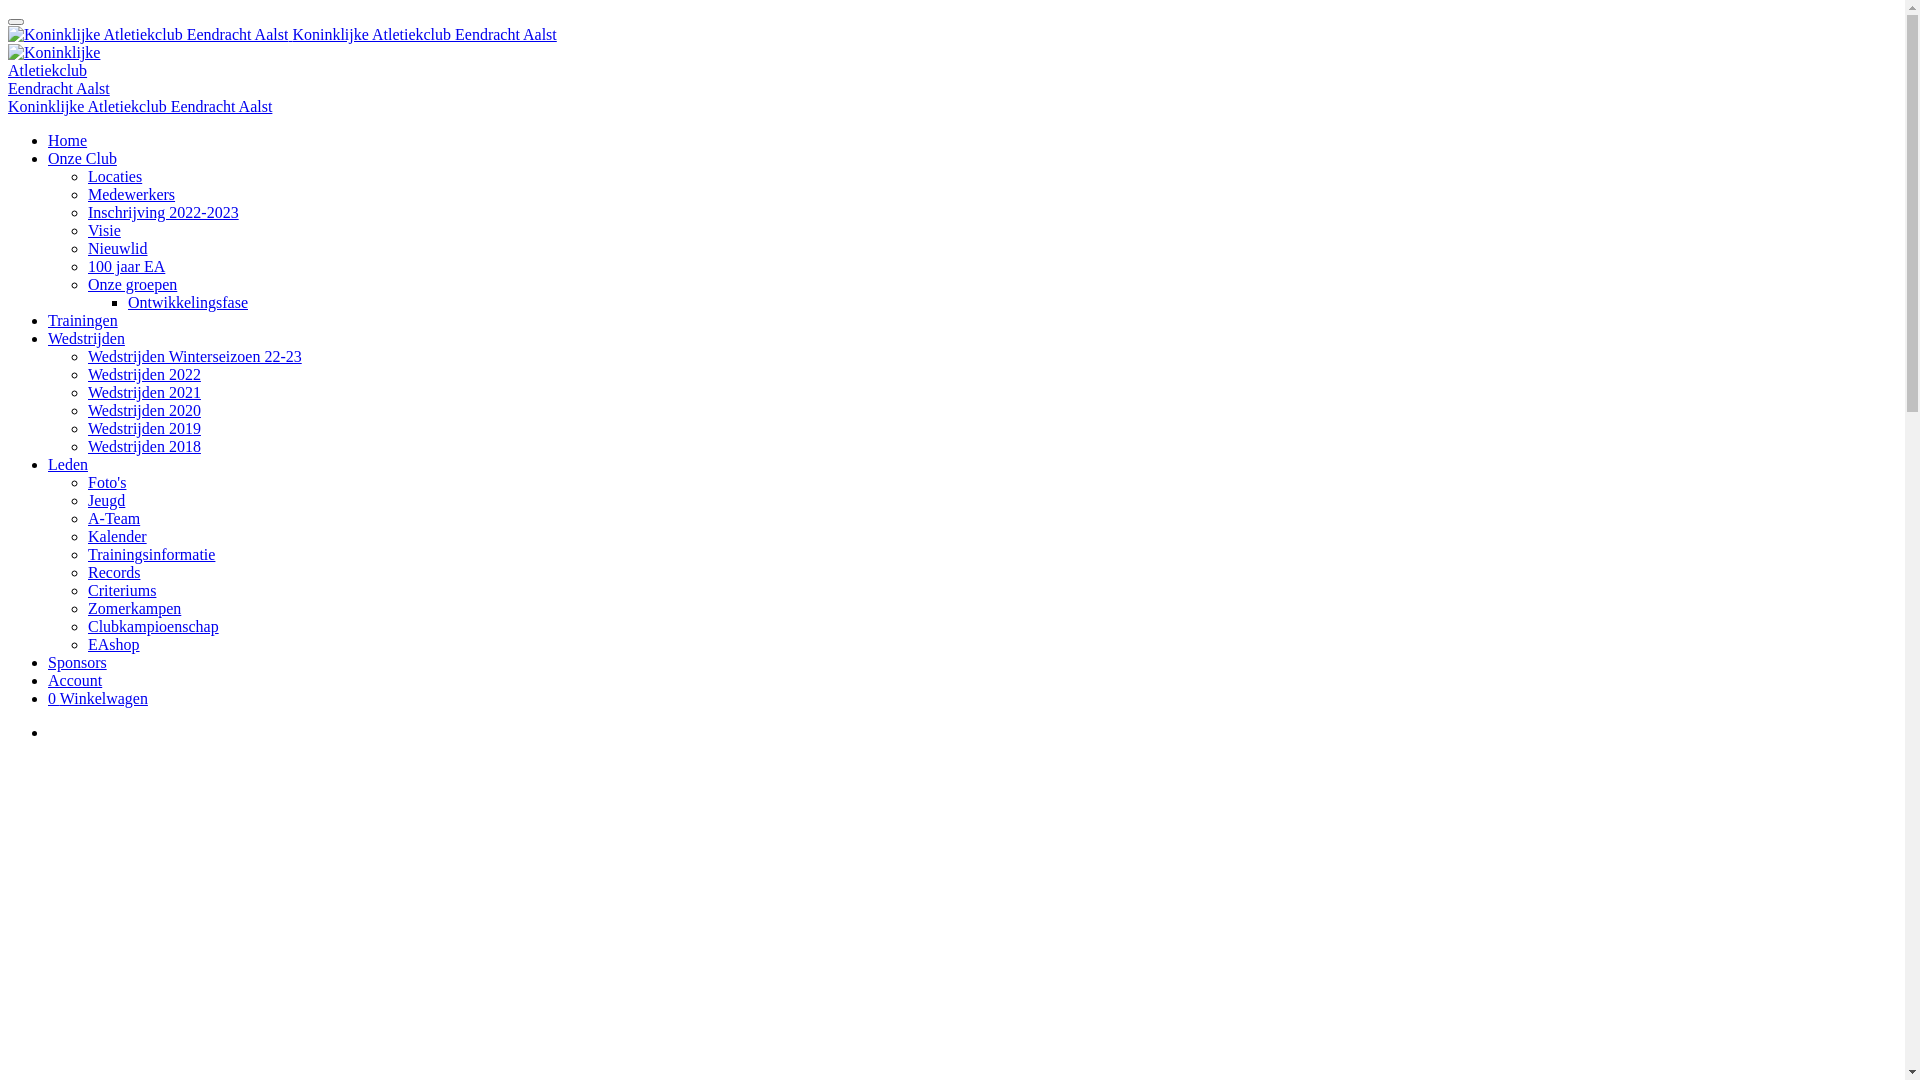 The width and height of the screenshot is (1920, 1080). Describe the element at coordinates (163, 212) in the screenshot. I see `'Inschrijving 2022-2023'` at that location.